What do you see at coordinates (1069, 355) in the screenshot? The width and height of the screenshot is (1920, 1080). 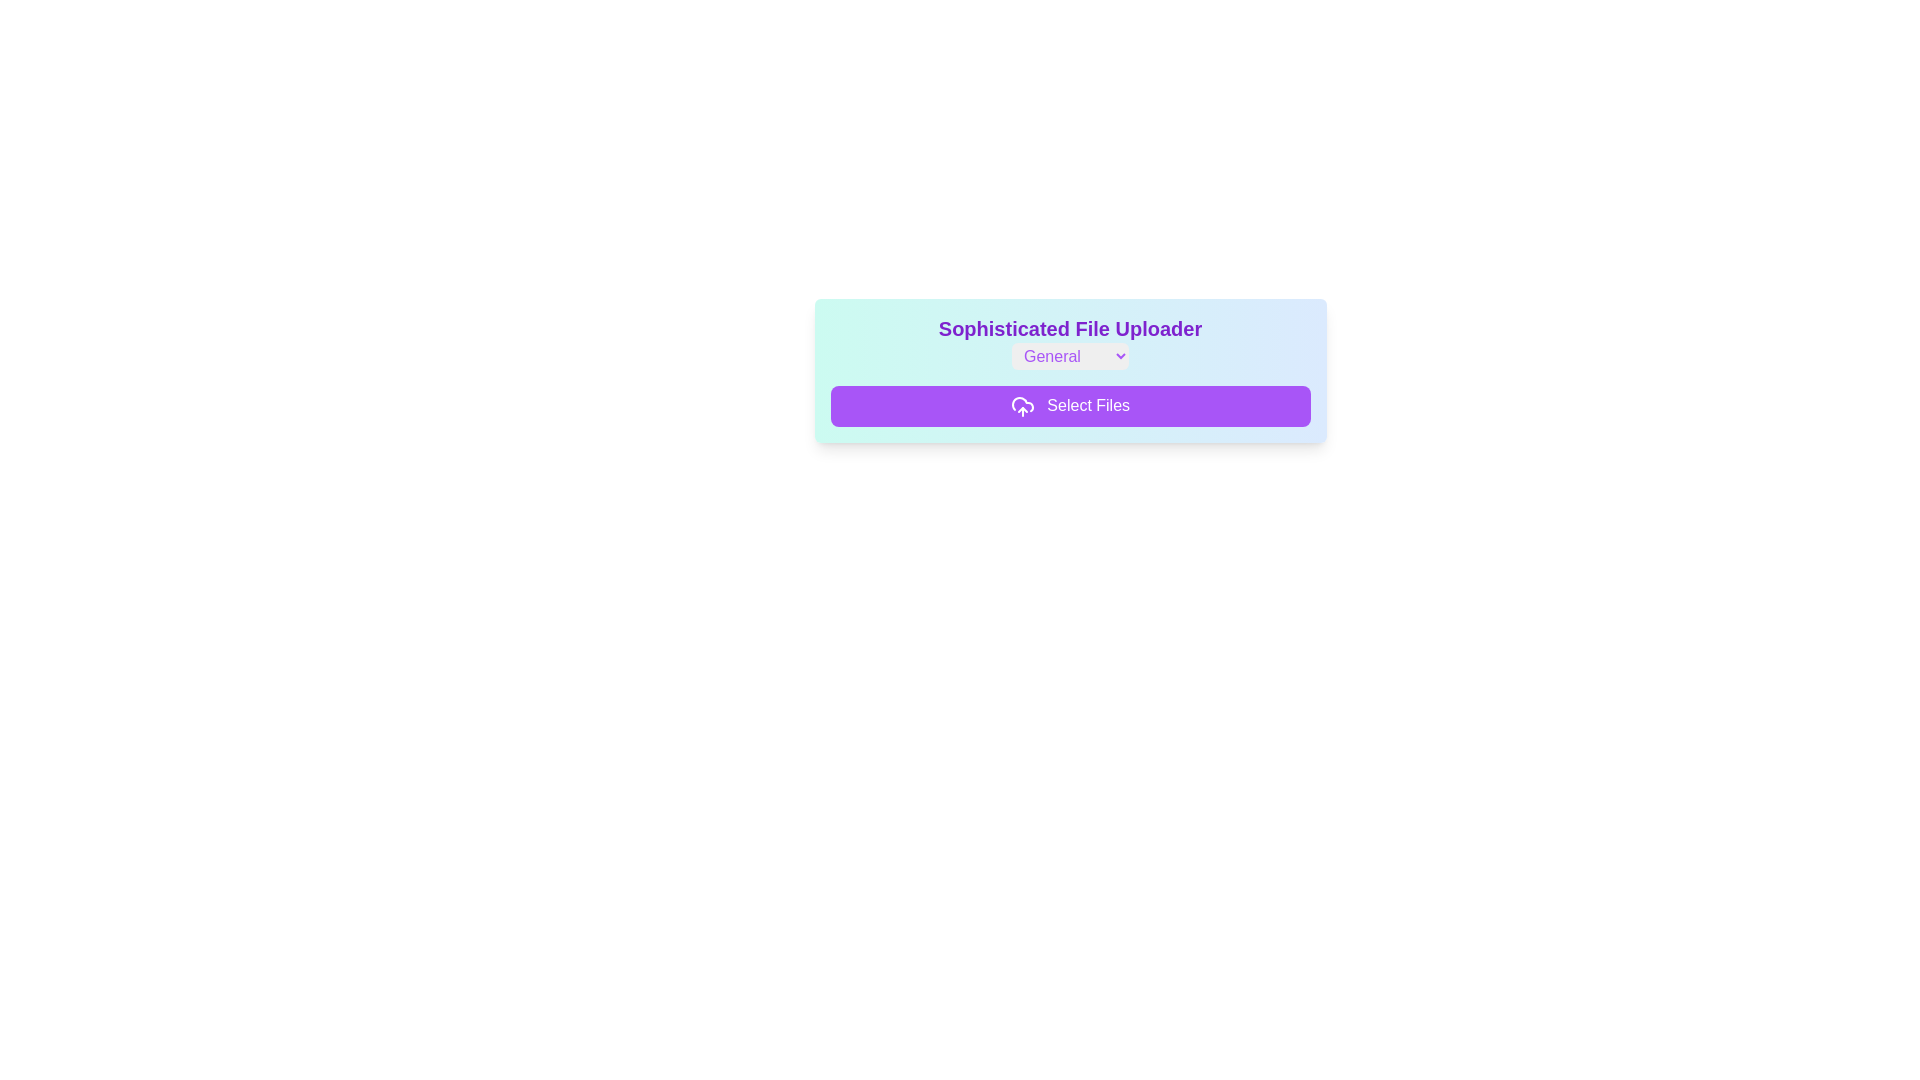 I see `the dropdown menu labeled 'General' with light purple text` at bounding box center [1069, 355].